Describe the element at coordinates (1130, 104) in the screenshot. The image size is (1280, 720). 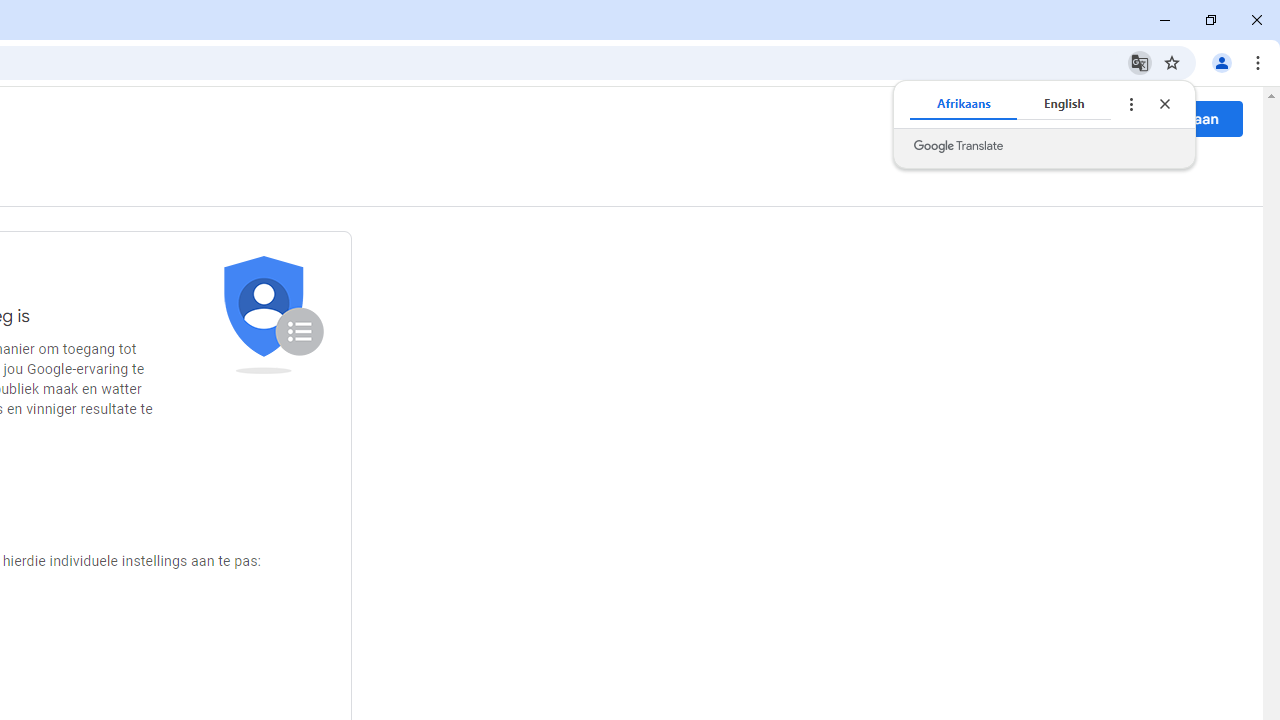
I see `'Translate options'` at that location.